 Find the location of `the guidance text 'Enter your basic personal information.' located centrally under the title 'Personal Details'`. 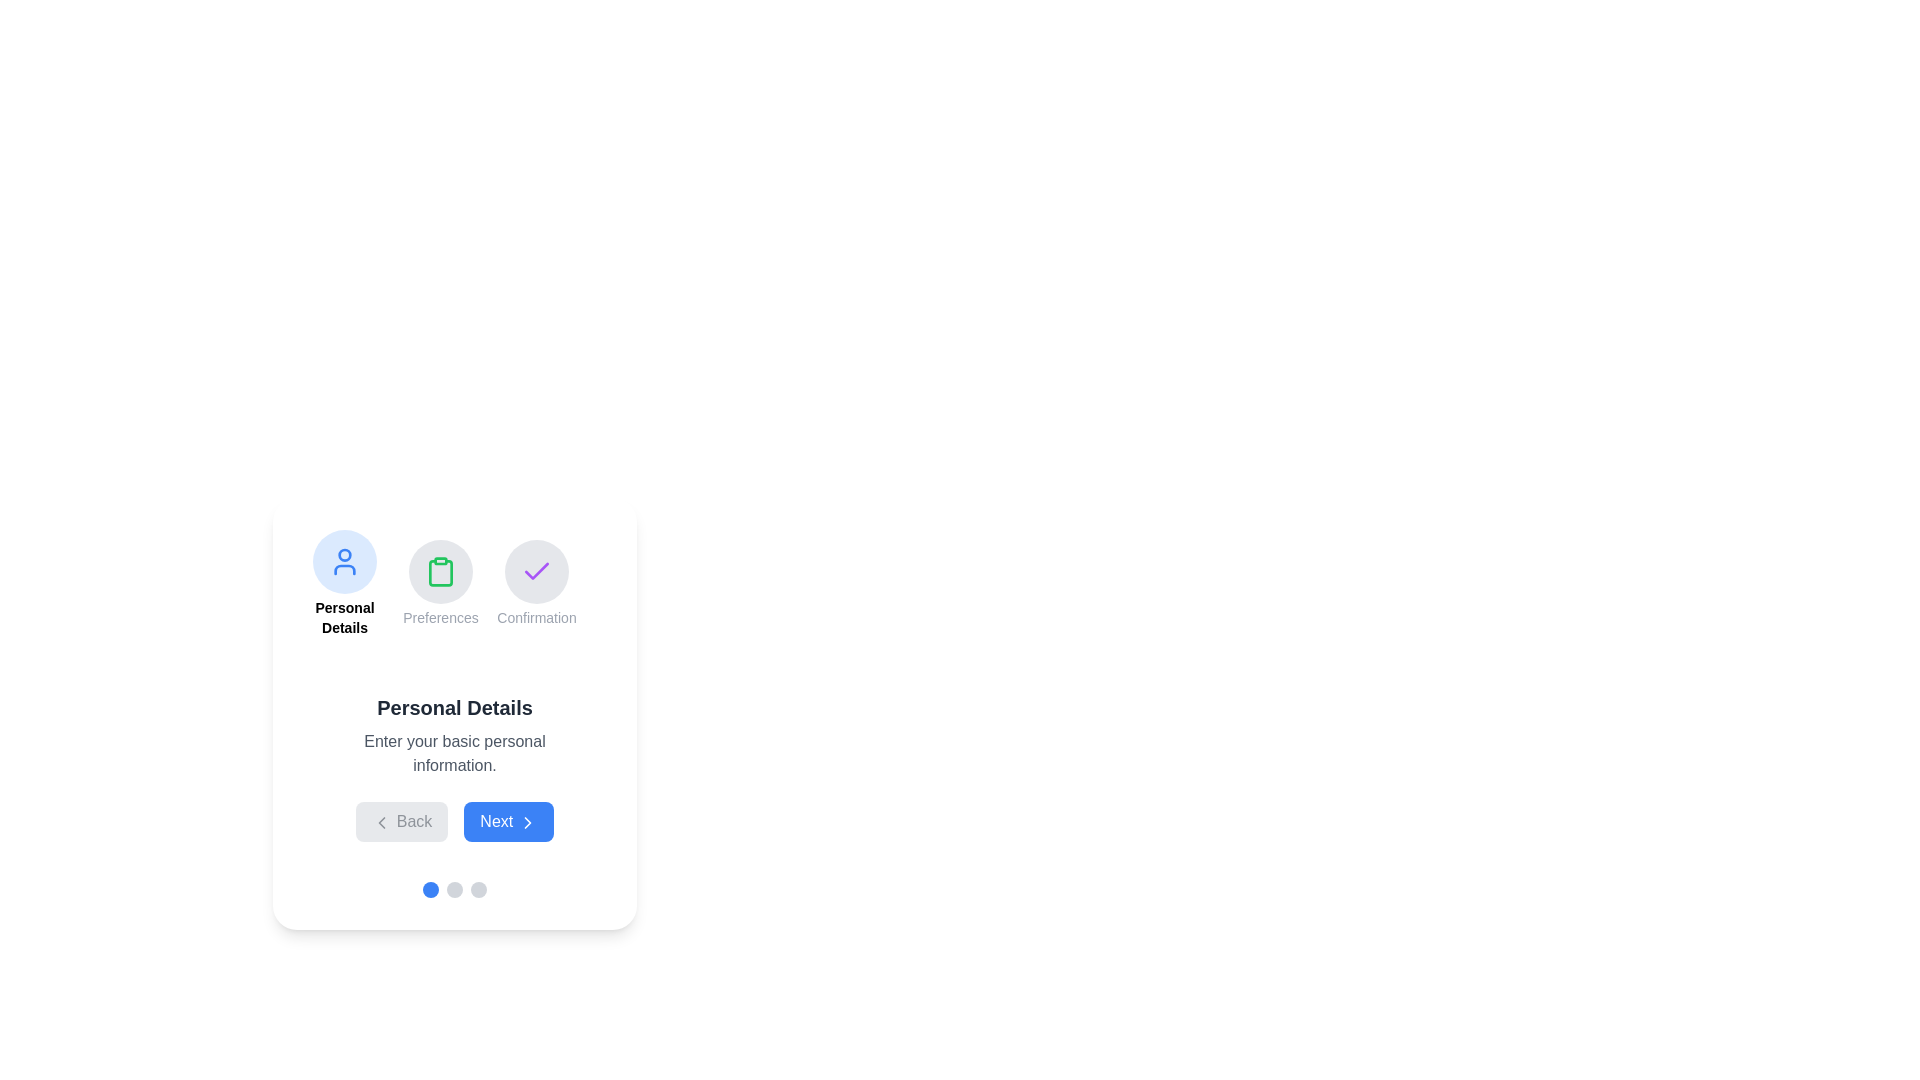

the guidance text 'Enter your basic personal information.' located centrally under the title 'Personal Details' is located at coordinates (454, 753).